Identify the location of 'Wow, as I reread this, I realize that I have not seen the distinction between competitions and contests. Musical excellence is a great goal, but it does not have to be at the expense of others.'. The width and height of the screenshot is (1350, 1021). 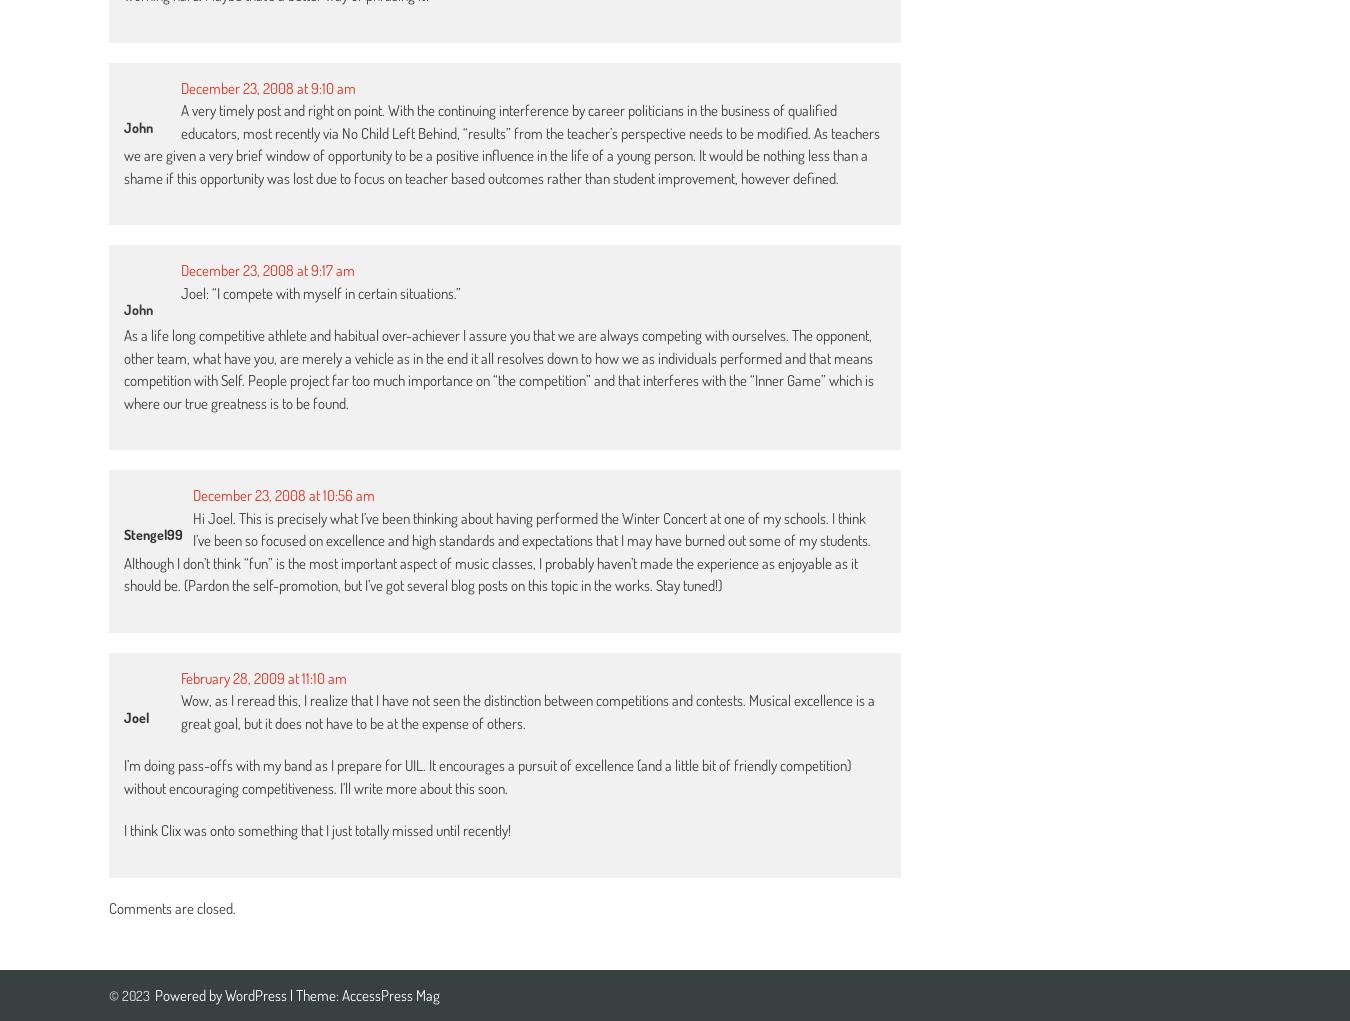
(526, 710).